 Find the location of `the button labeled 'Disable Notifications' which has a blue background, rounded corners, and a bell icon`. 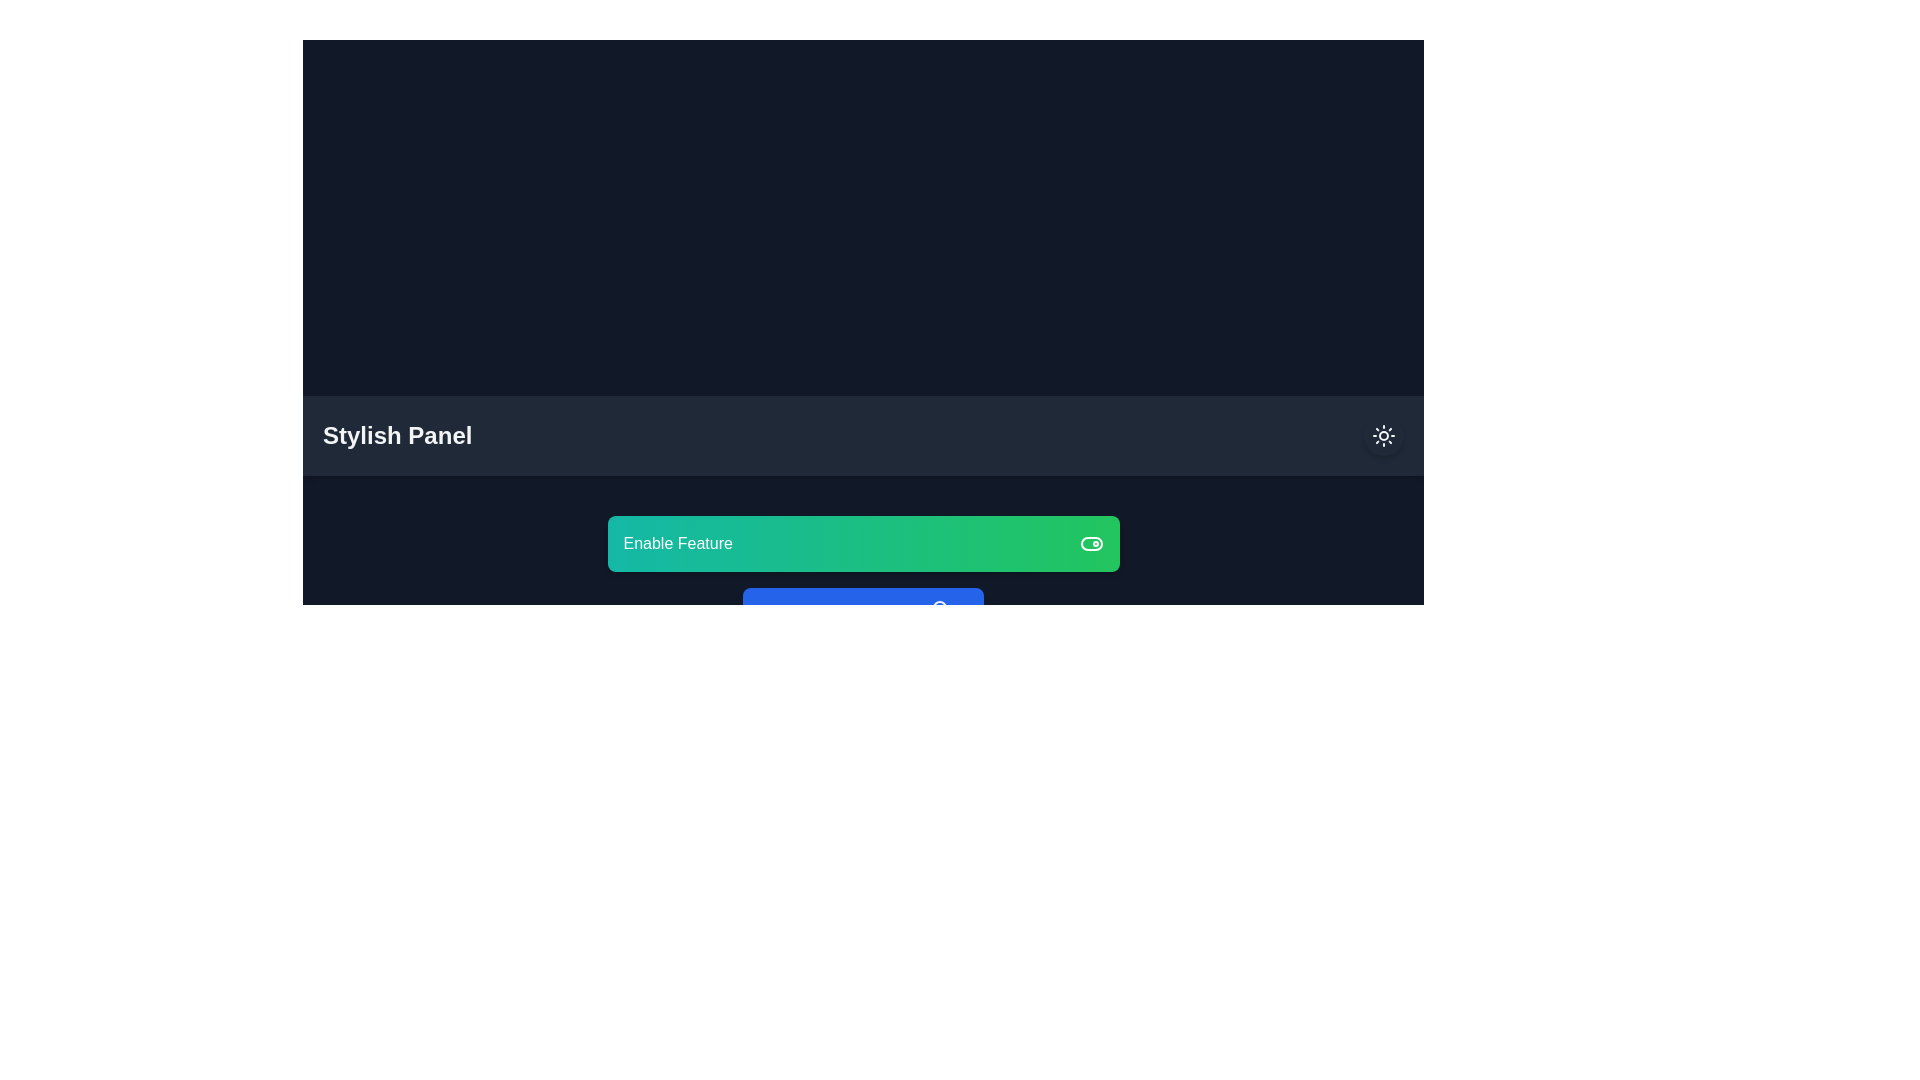

the button labeled 'Disable Notifications' which has a blue background, rounded corners, and a bell icon is located at coordinates (863, 611).